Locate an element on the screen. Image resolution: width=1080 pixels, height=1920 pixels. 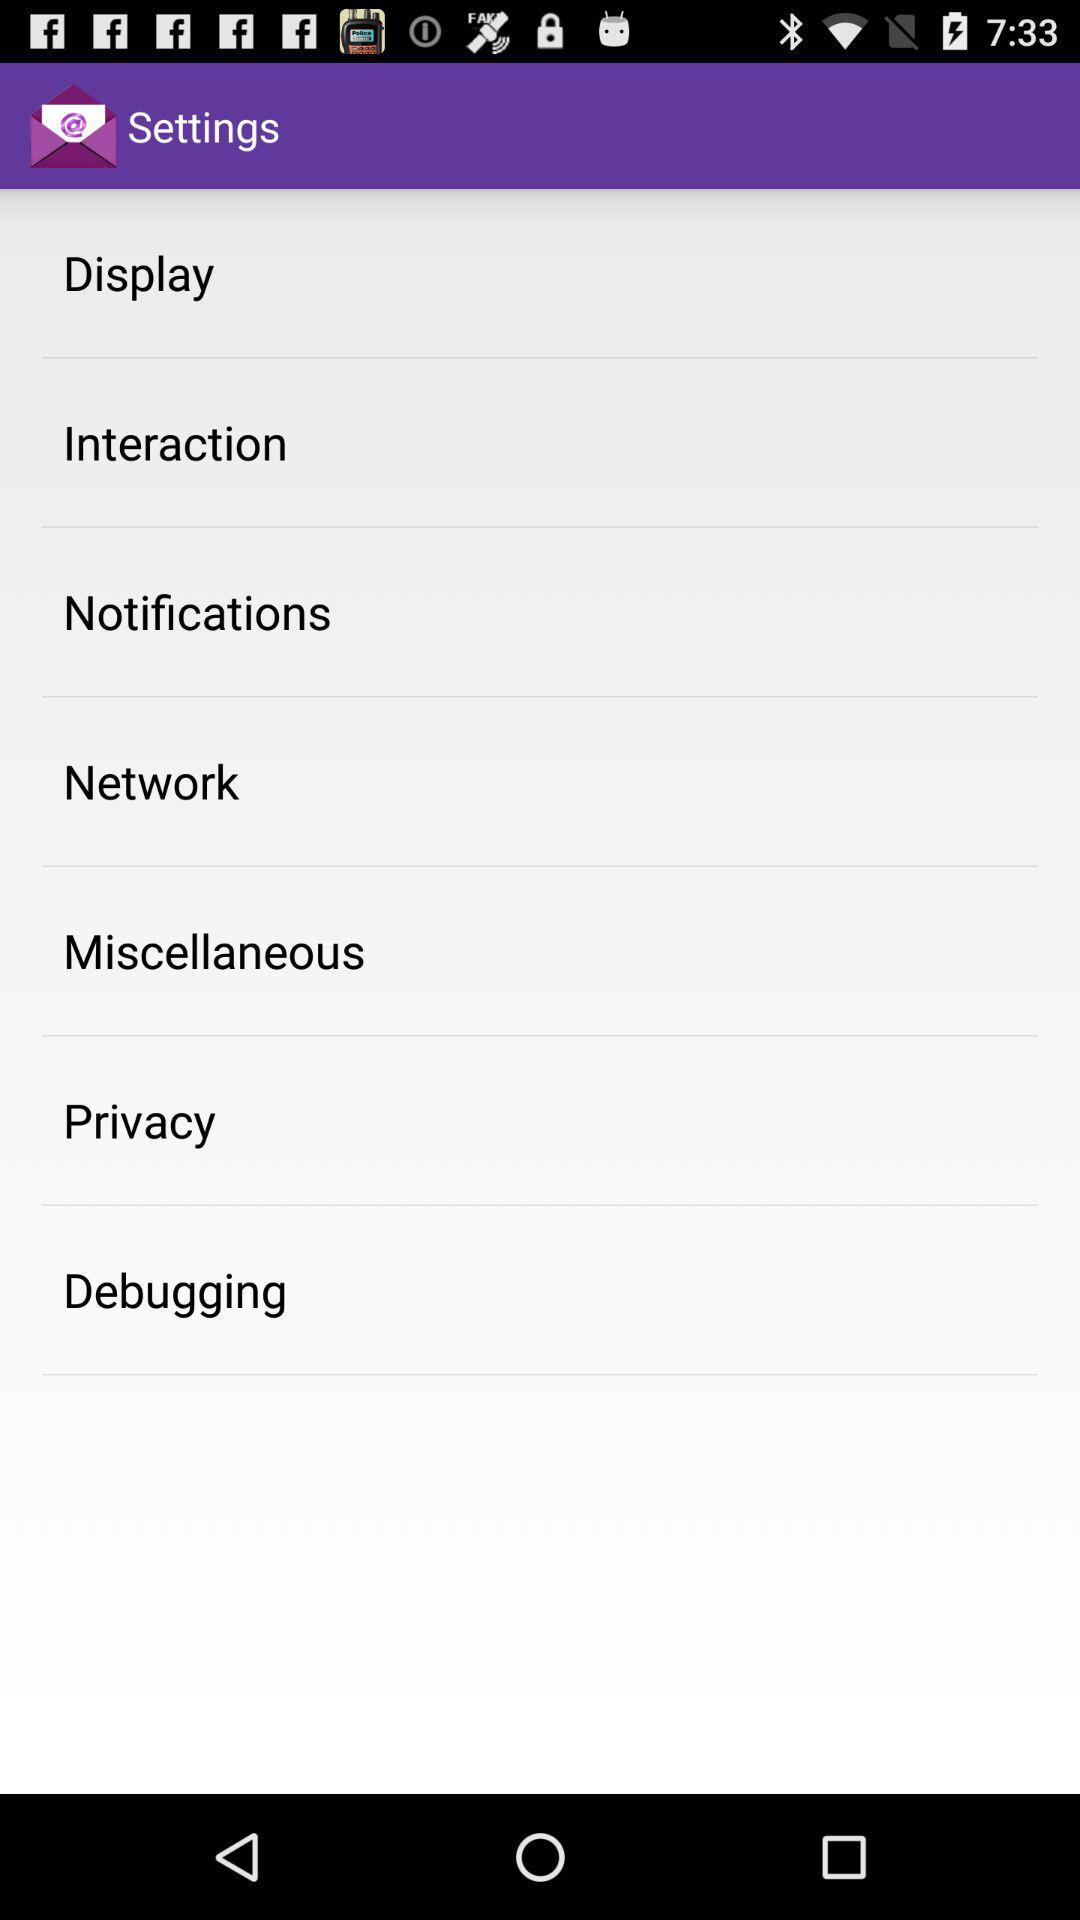
network is located at coordinates (150, 780).